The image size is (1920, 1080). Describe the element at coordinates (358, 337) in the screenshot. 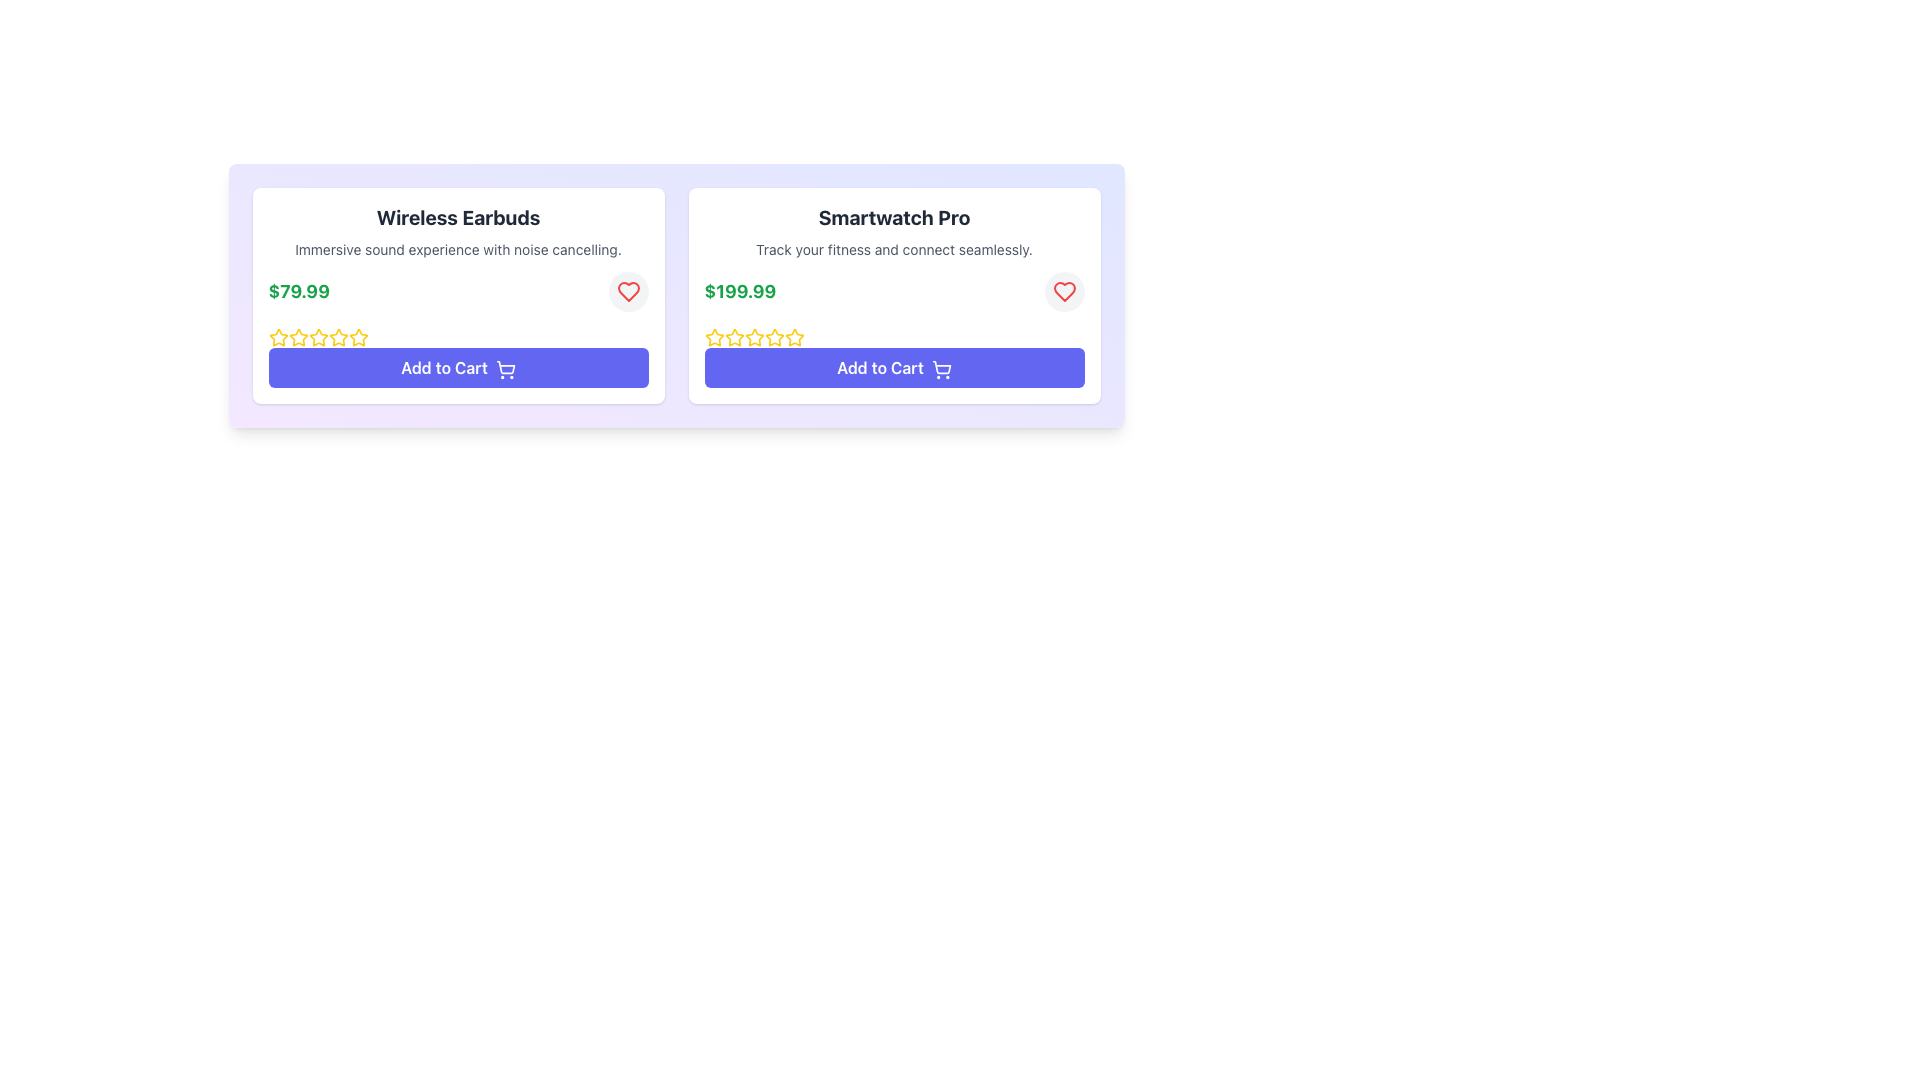

I see `the fifth star in the rating component of the product card labeled 'Wireless Earbuds' to assign the highest rating` at that location.